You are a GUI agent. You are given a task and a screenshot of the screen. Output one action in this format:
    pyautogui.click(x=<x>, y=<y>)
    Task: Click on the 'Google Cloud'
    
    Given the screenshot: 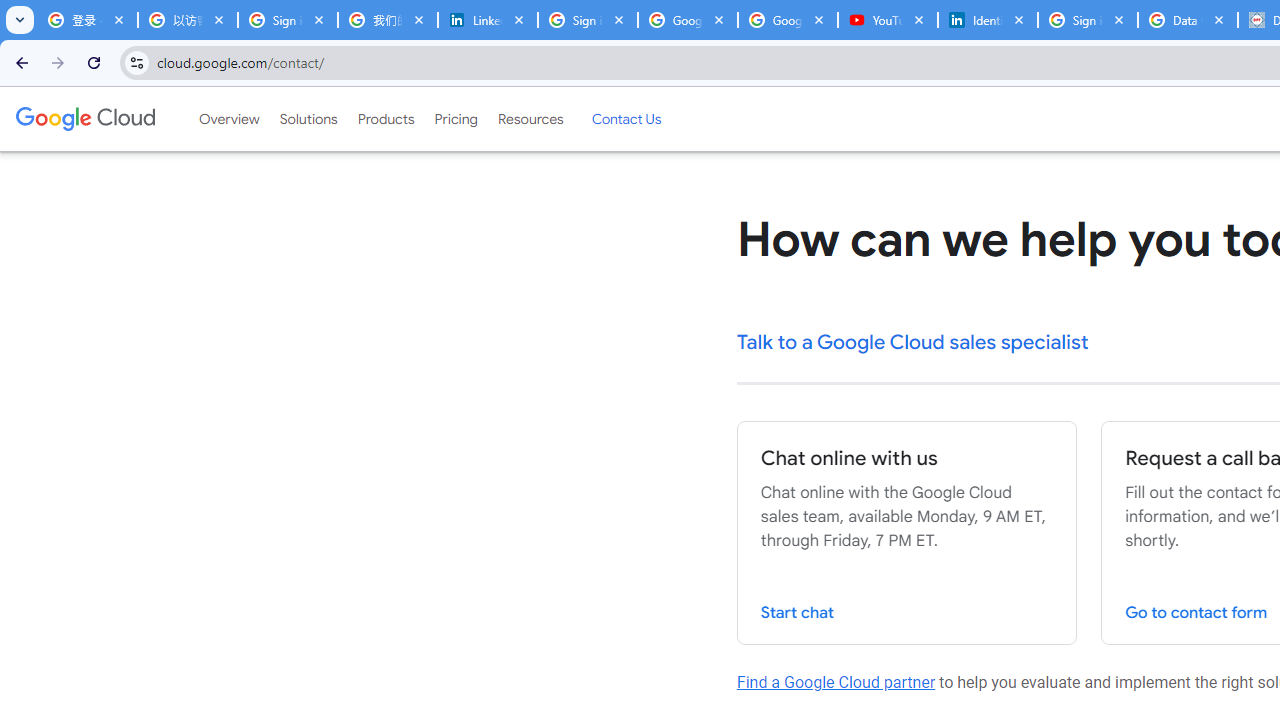 What is the action you would take?
    pyautogui.click(x=84, y=119)
    